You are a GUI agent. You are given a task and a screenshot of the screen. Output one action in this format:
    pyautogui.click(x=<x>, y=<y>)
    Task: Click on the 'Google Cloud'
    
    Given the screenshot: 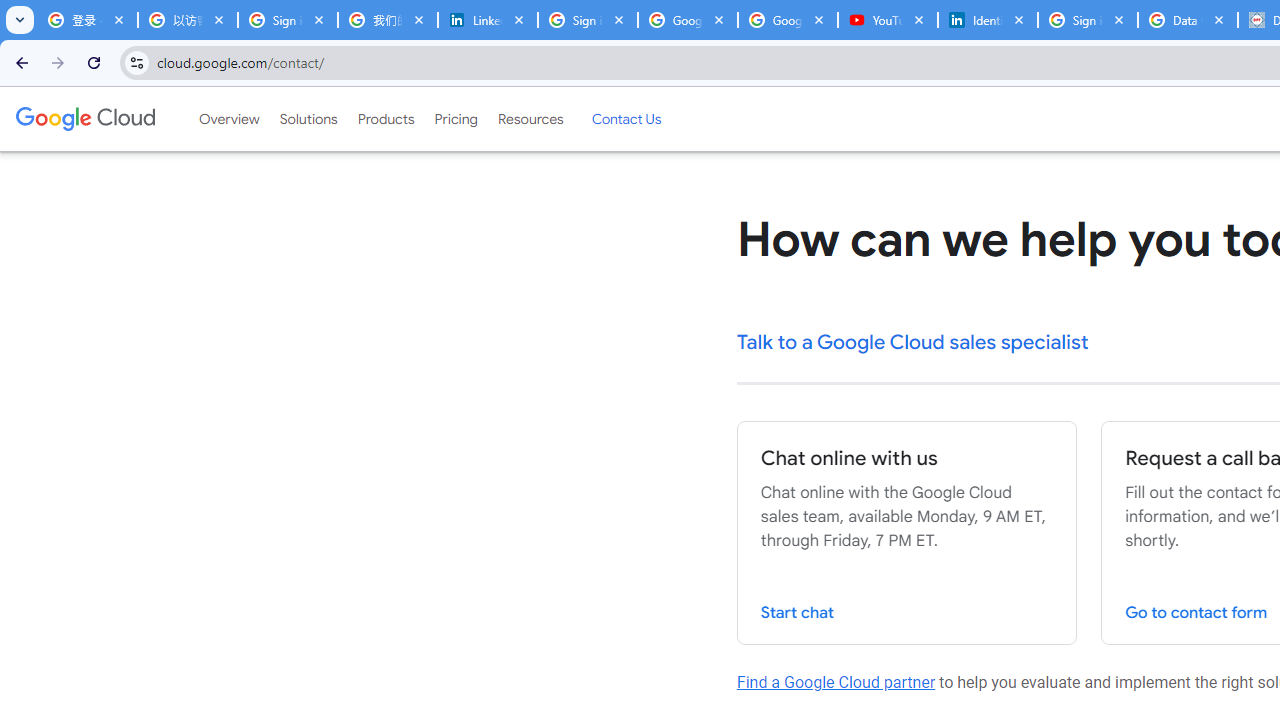 What is the action you would take?
    pyautogui.click(x=84, y=119)
    